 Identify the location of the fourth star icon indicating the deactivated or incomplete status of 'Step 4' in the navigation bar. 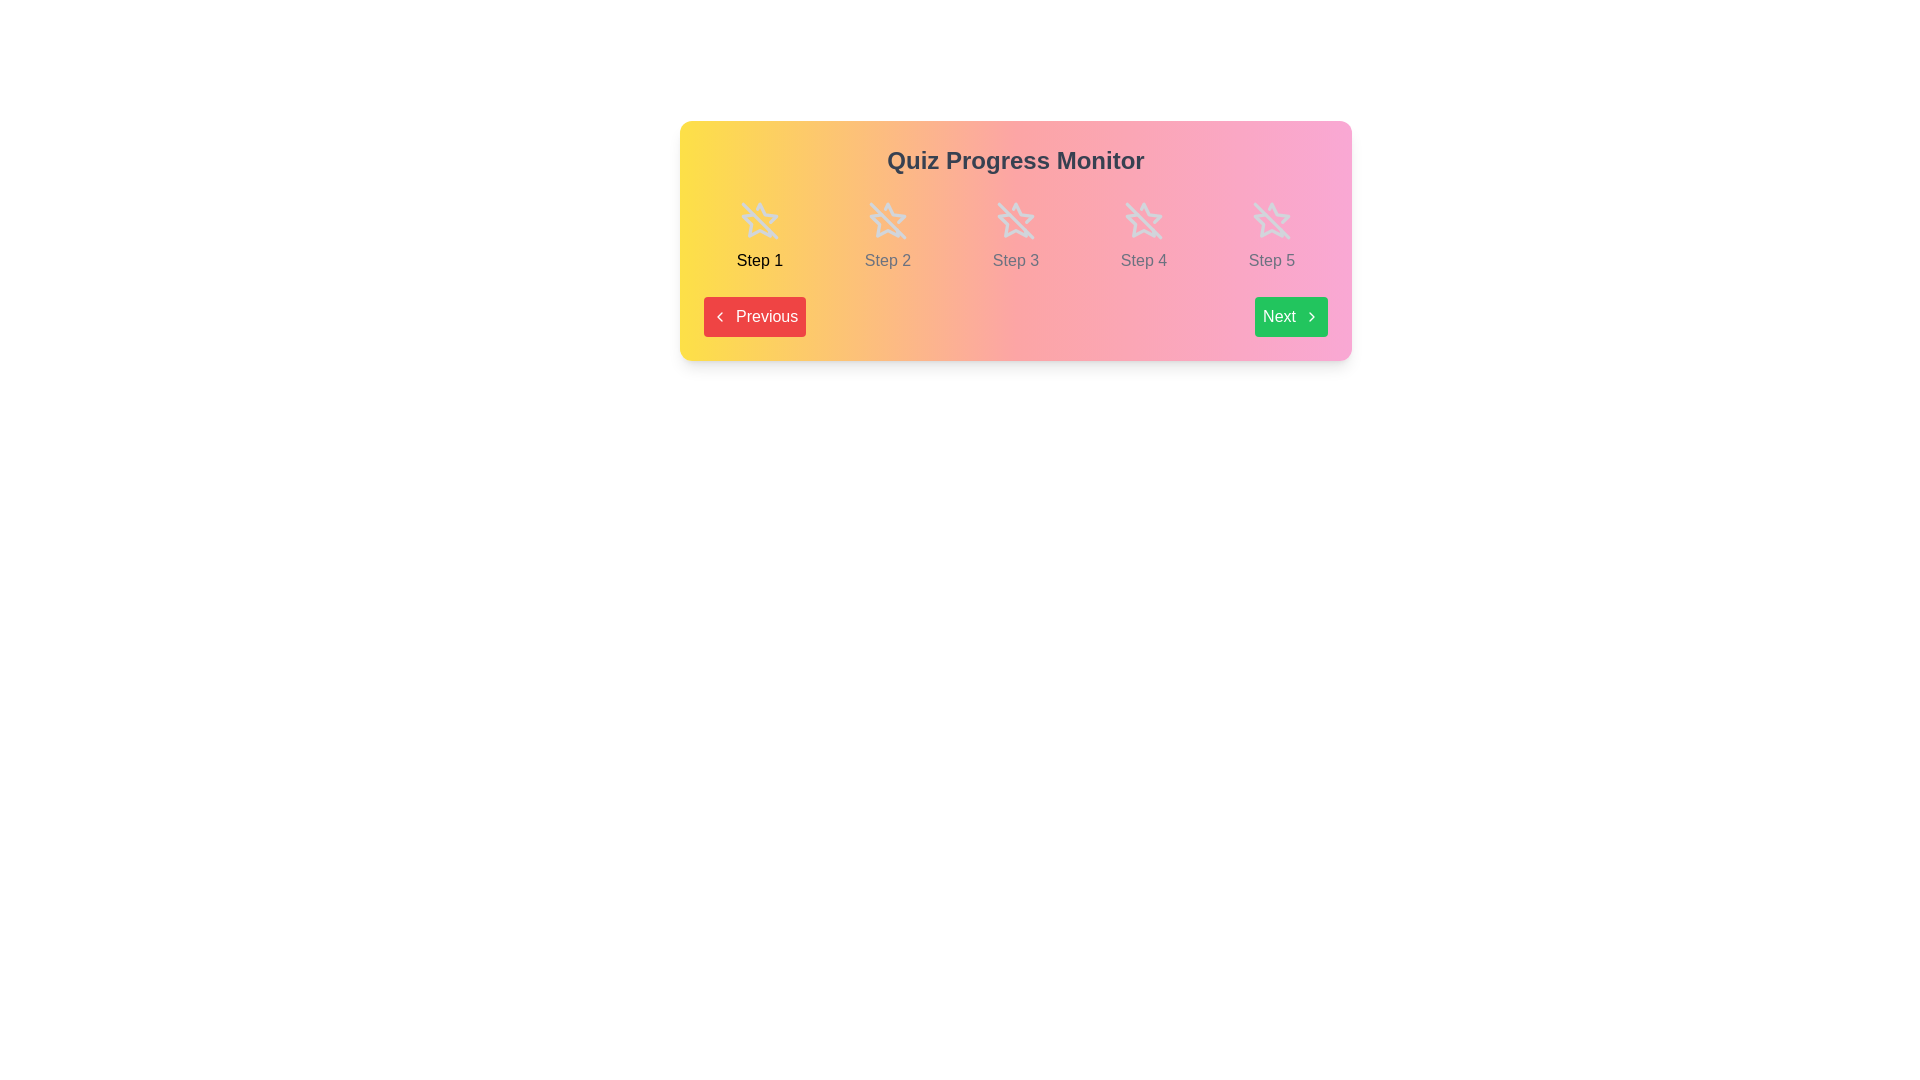
(1143, 220).